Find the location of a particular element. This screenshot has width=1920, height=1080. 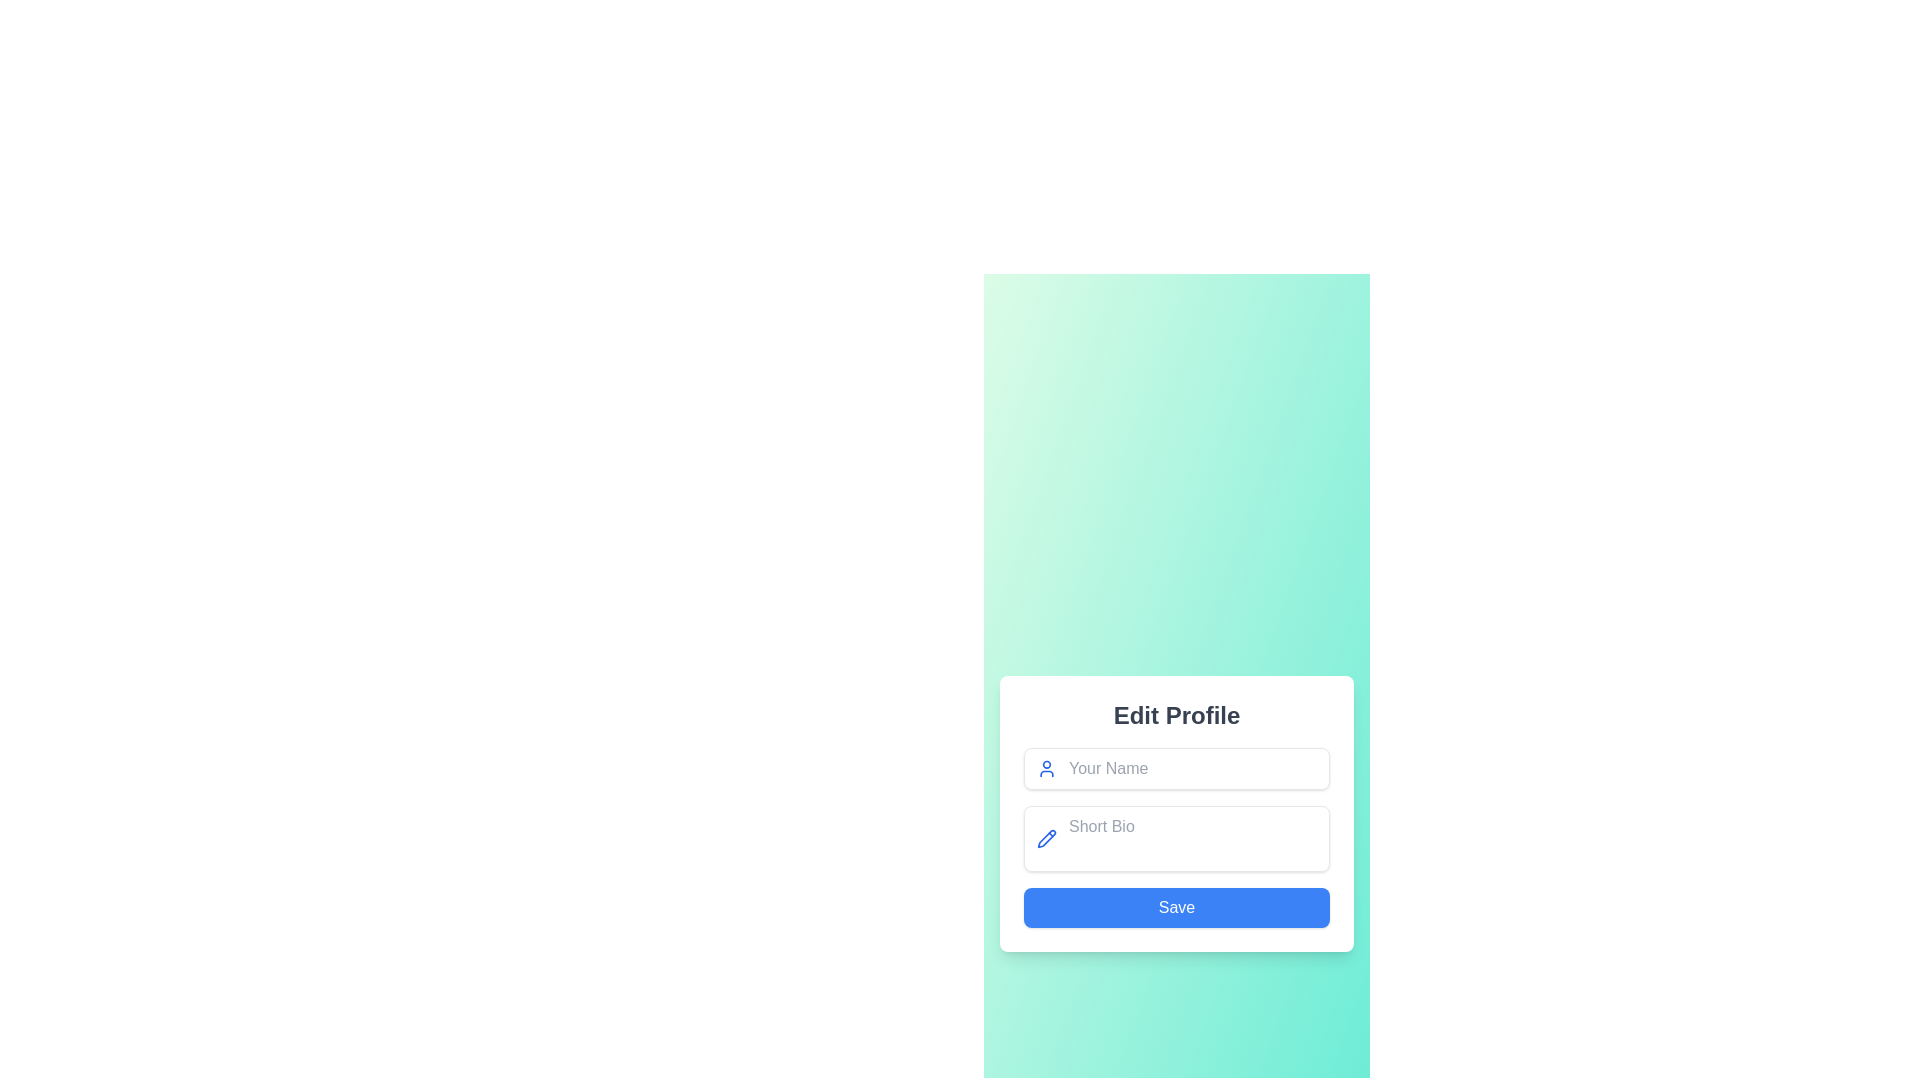

the editing icon located to the left of the 'Short Bio' text input field is located at coordinates (1045, 839).